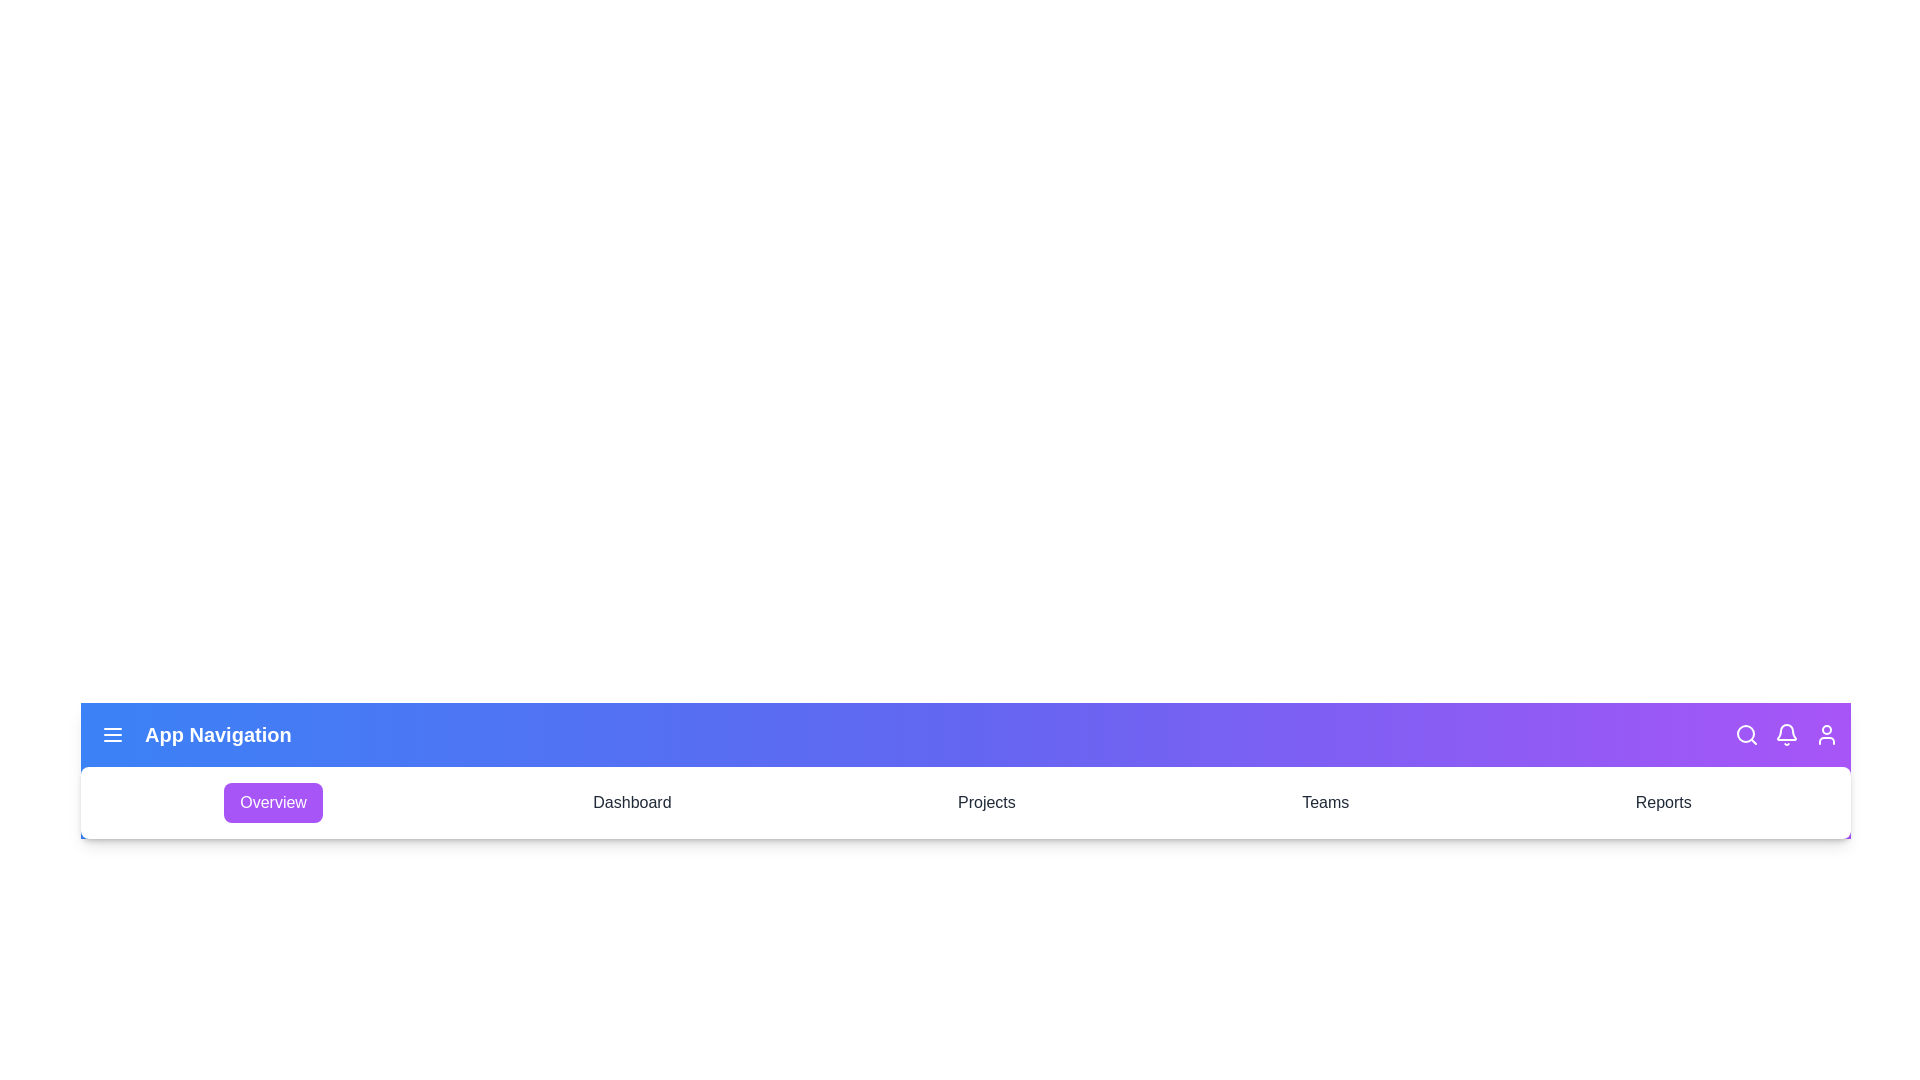 This screenshot has height=1080, width=1920. Describe the element at coordinates (1325, 801) in the screenshot. I see `the Teams tab to navigate to it` at that location.